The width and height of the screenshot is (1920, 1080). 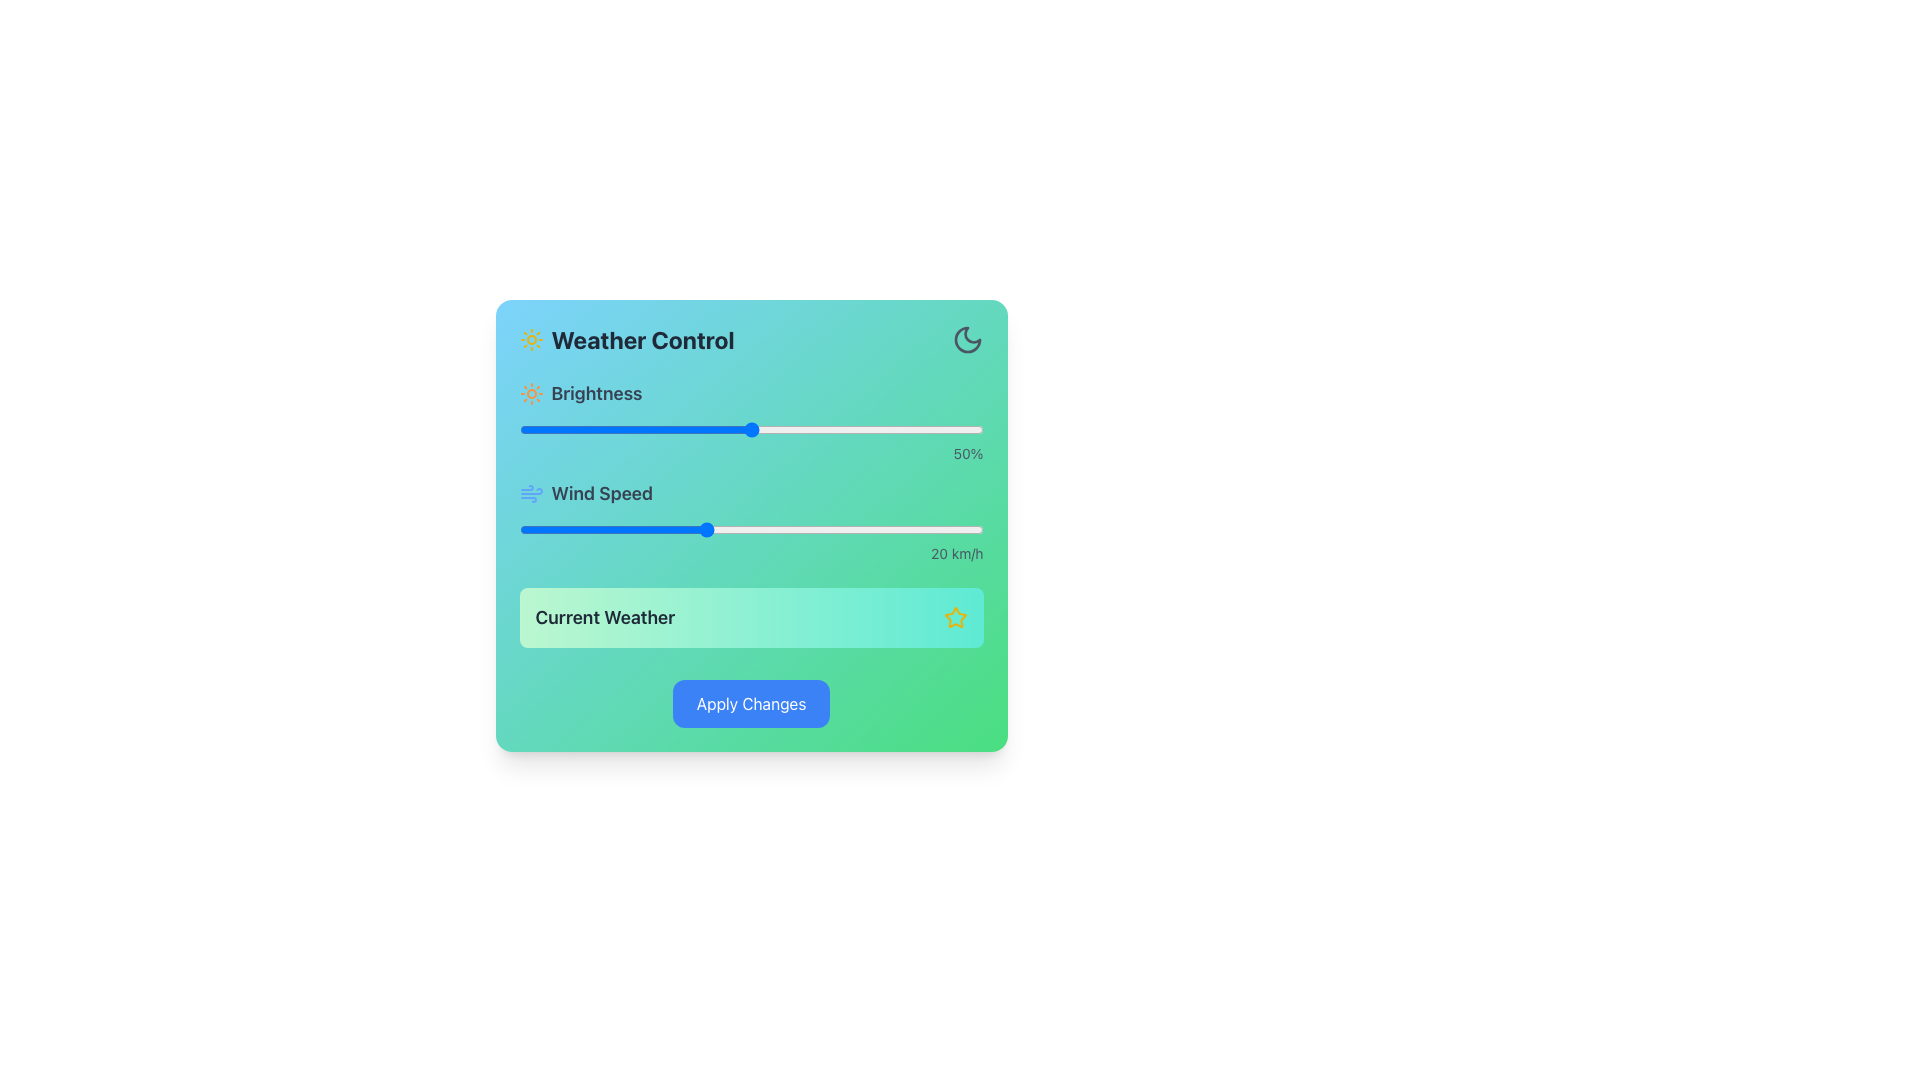 What do you see at coordinates (547, 528) in the screenshot?
I see `the wind speed` at bounding box center [547, 528].